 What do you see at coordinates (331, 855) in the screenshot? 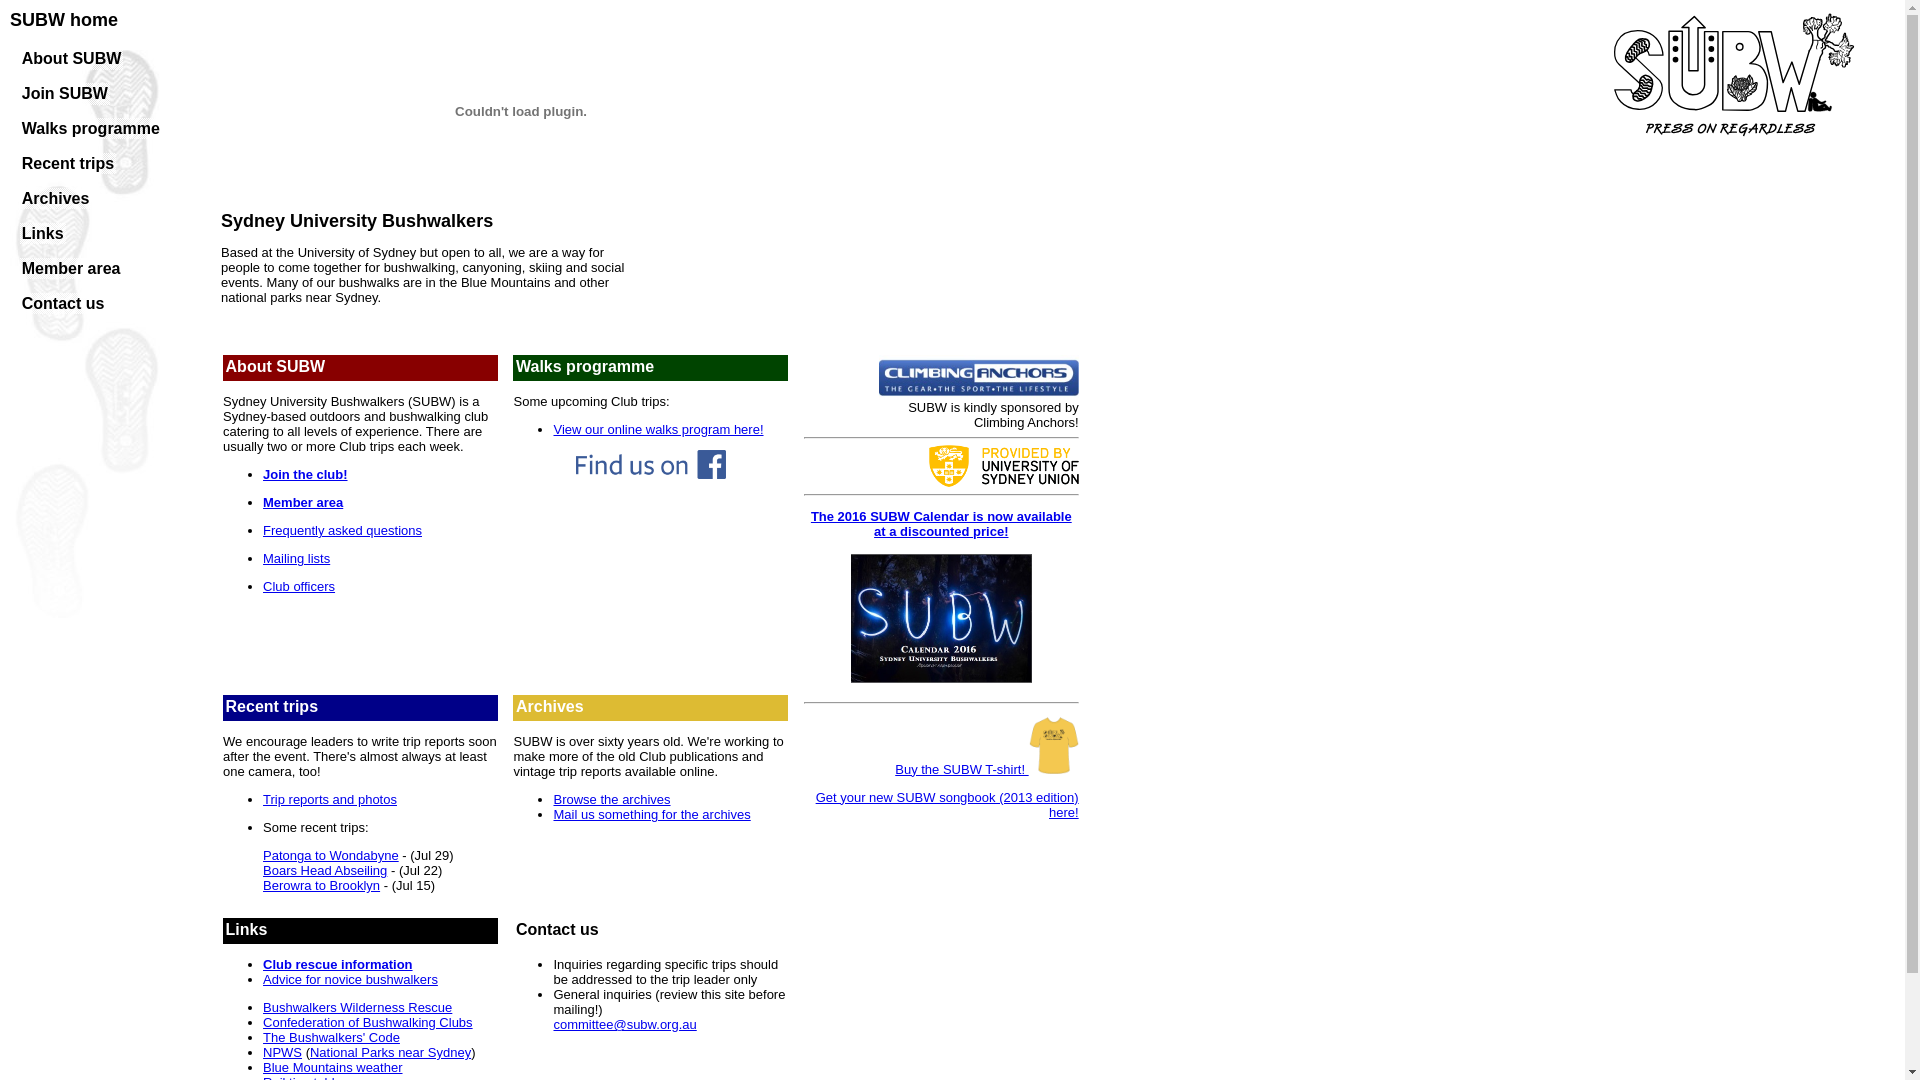
I see `'Patonga to Wondabyne'` at bounding box center [331, 855].